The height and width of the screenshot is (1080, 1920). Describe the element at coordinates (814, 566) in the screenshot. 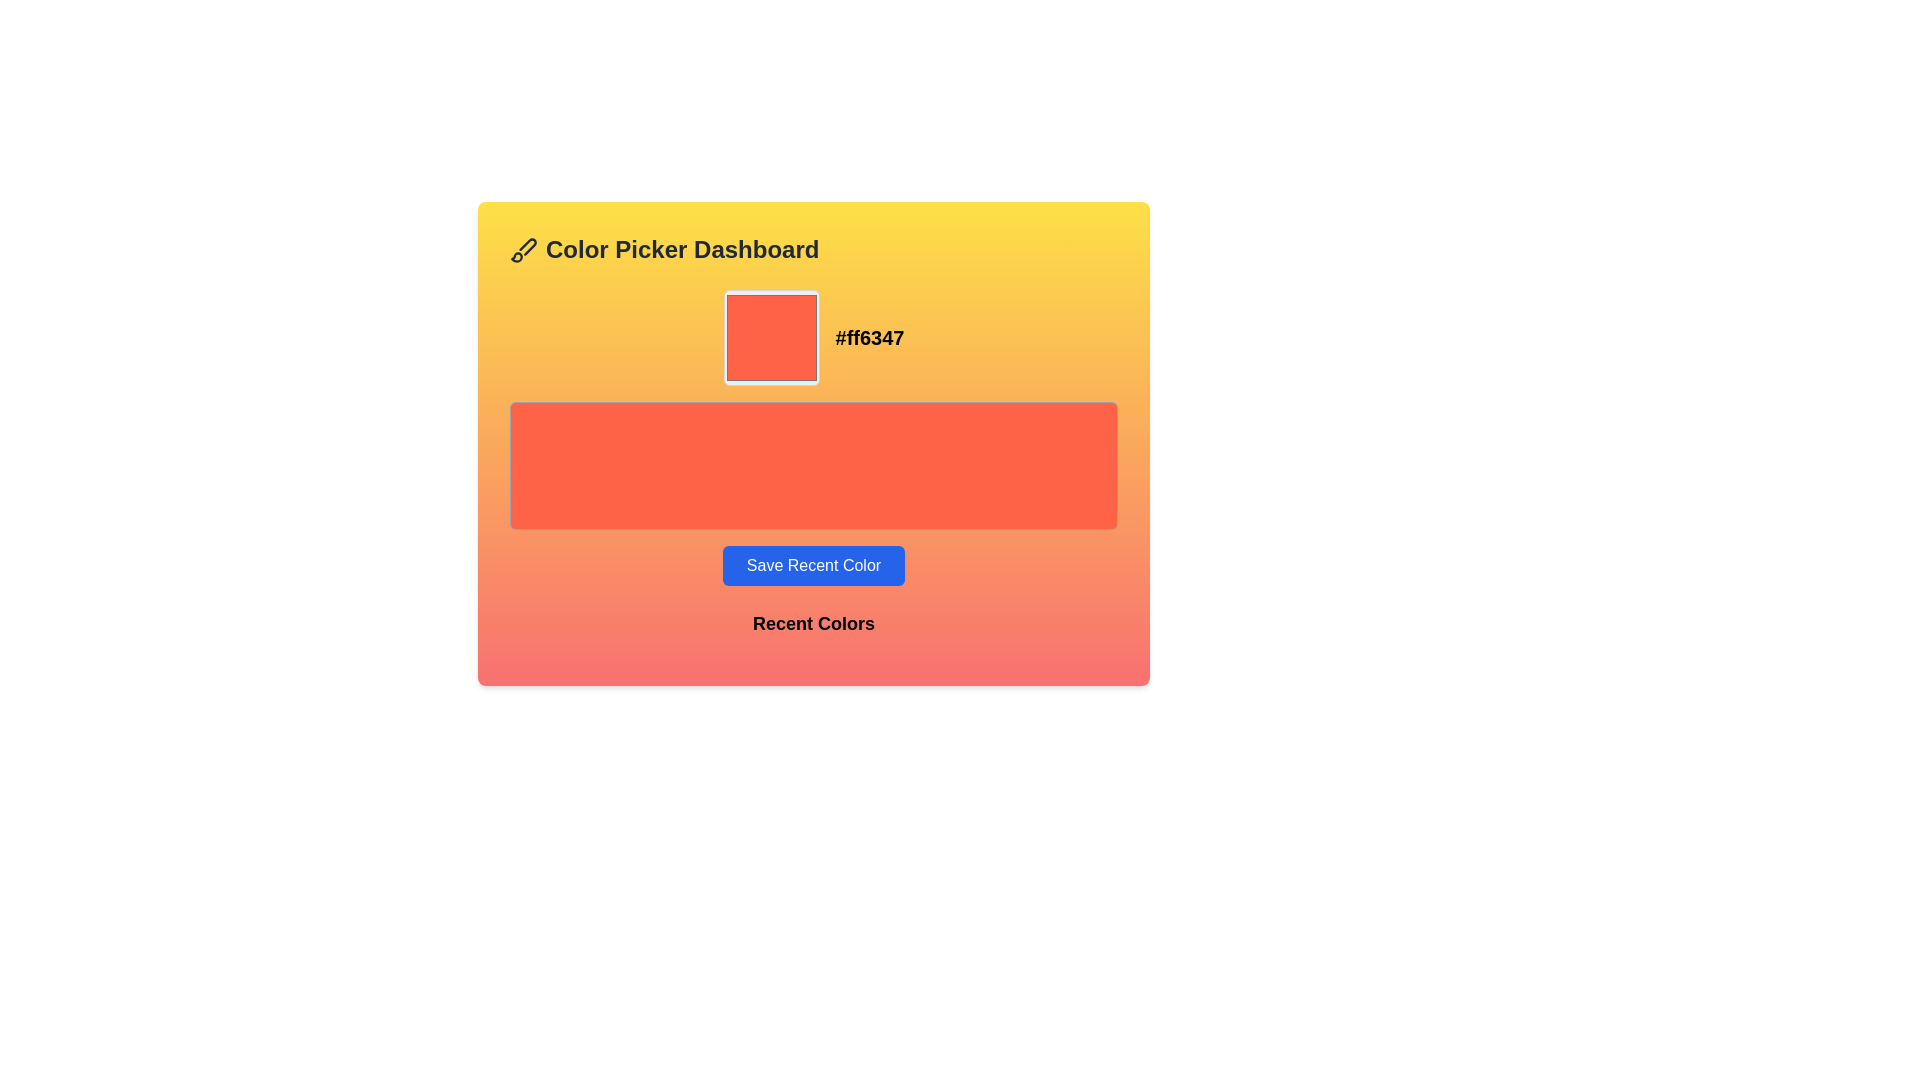

I see `the save button located at the lower region of the color panel` at that location.